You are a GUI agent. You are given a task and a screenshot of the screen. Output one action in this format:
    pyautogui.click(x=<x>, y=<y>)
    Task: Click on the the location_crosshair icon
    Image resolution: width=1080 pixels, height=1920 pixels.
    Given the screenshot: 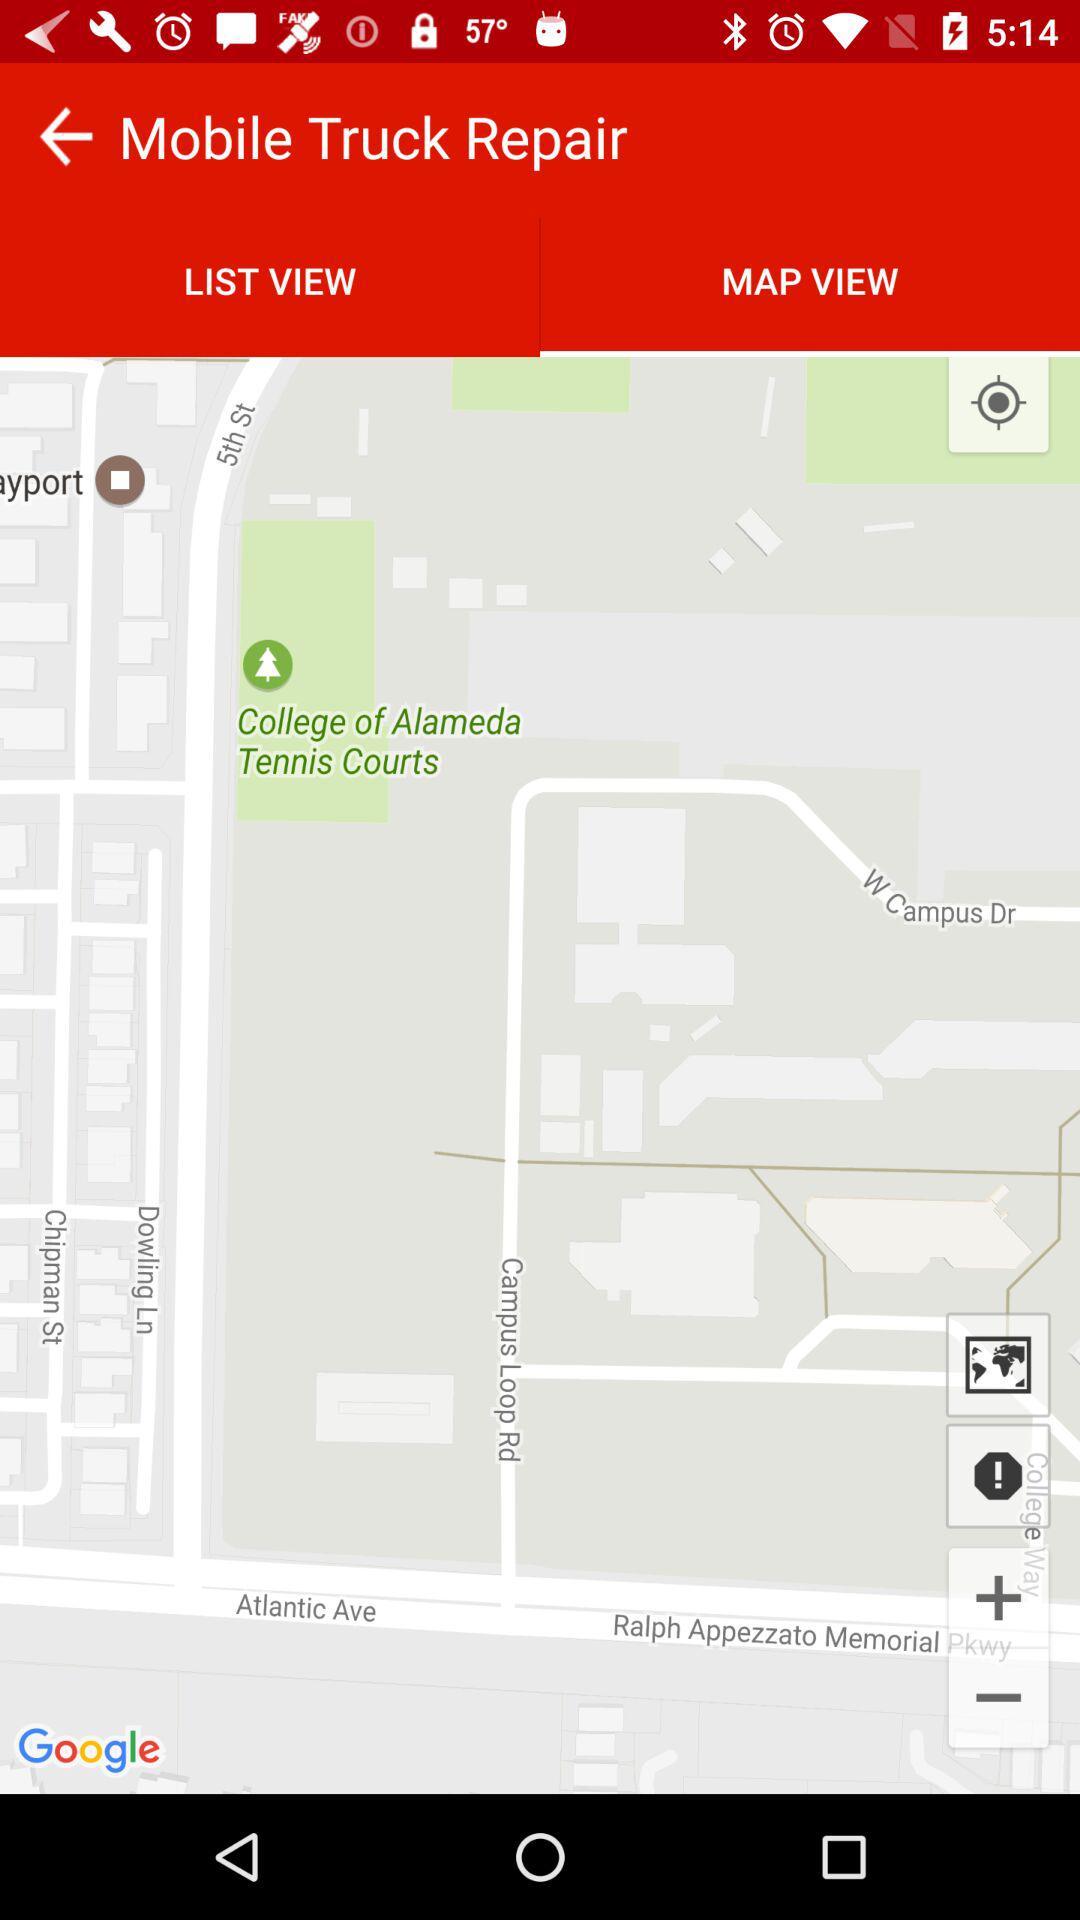 What is the action you would take?
    pyautogui.click(x=998, y=402)
    